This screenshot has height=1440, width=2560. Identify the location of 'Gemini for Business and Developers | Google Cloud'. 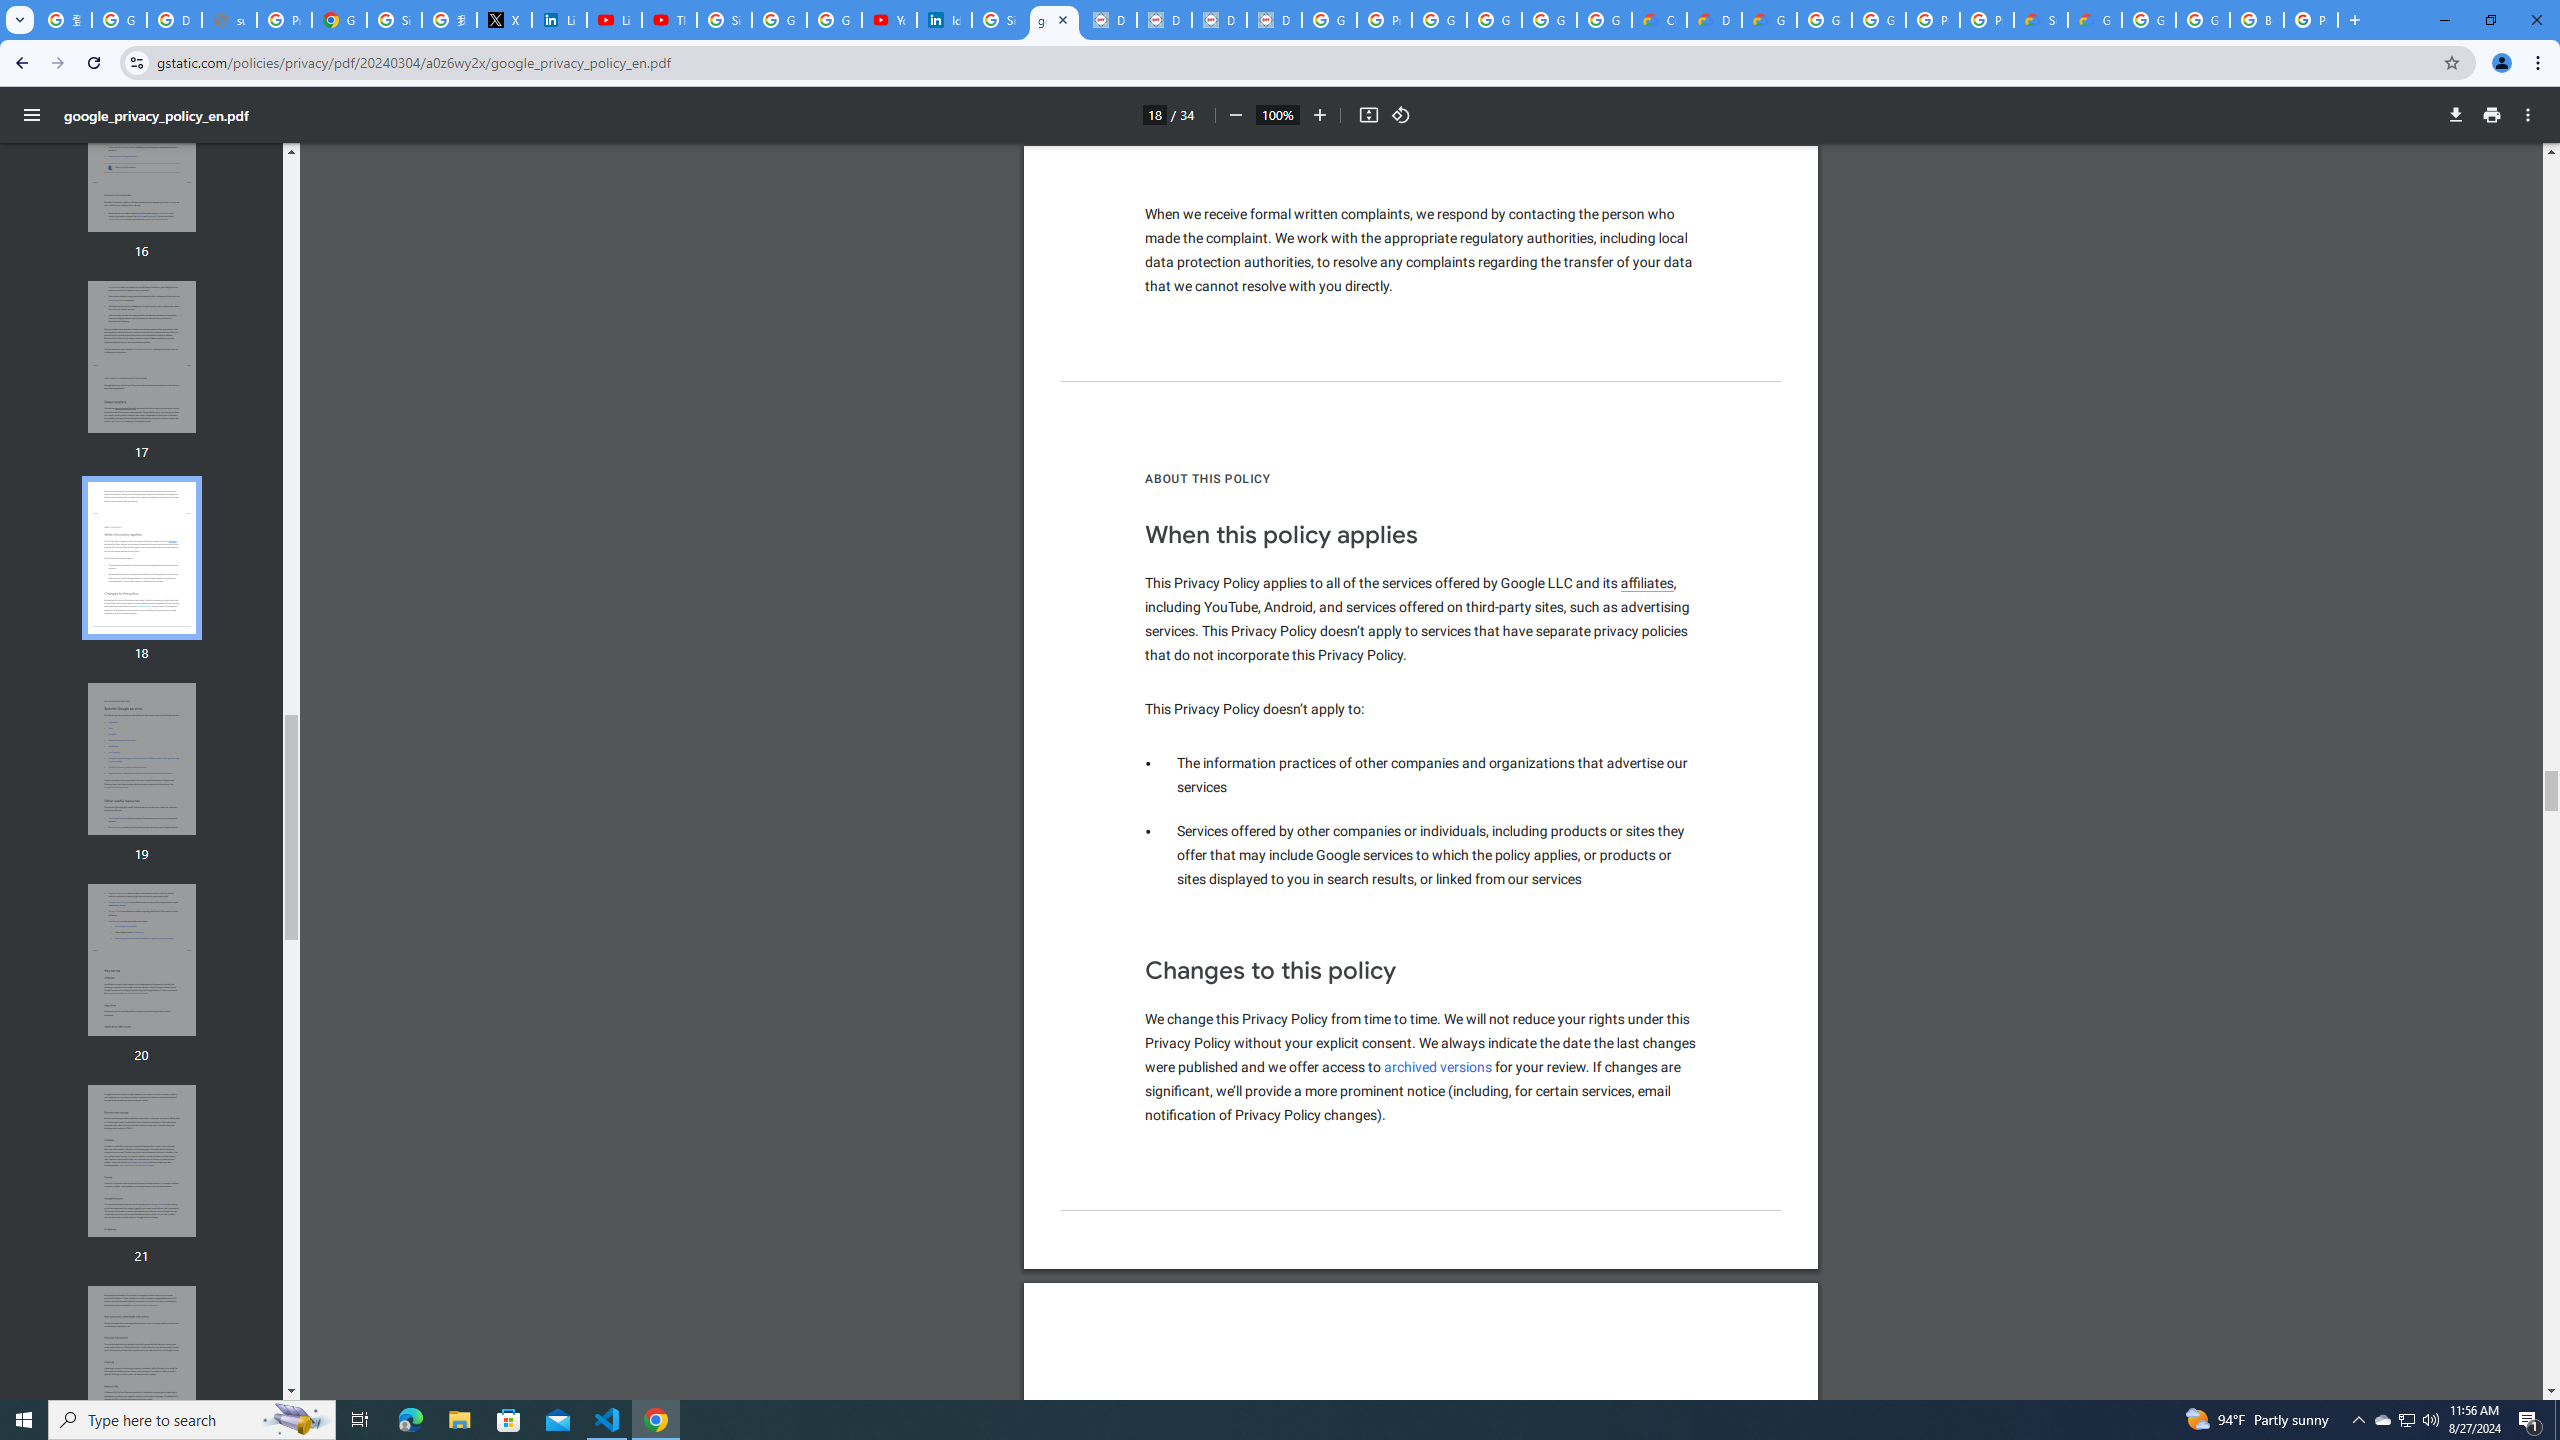
(1768, 19).